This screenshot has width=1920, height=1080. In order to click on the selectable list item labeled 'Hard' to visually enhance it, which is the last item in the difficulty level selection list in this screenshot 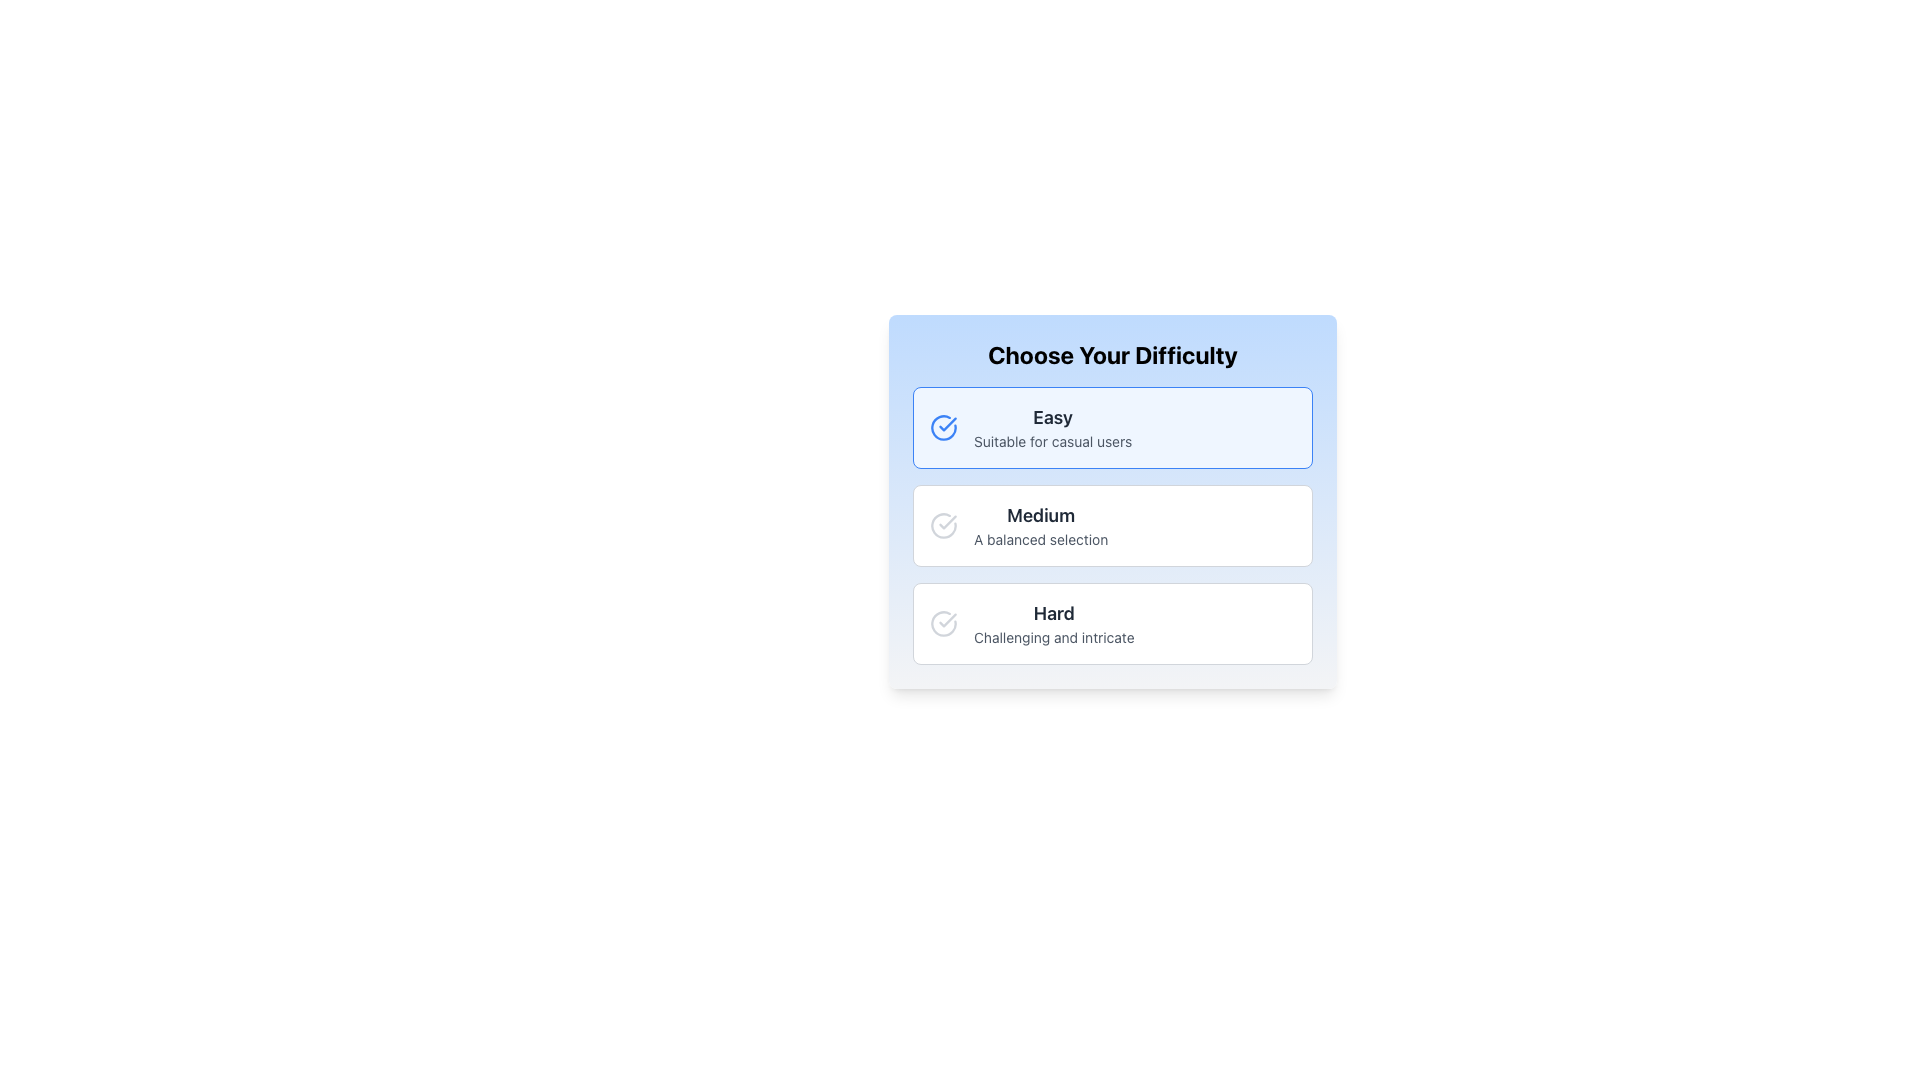, I will do `click(1112, 623)`.